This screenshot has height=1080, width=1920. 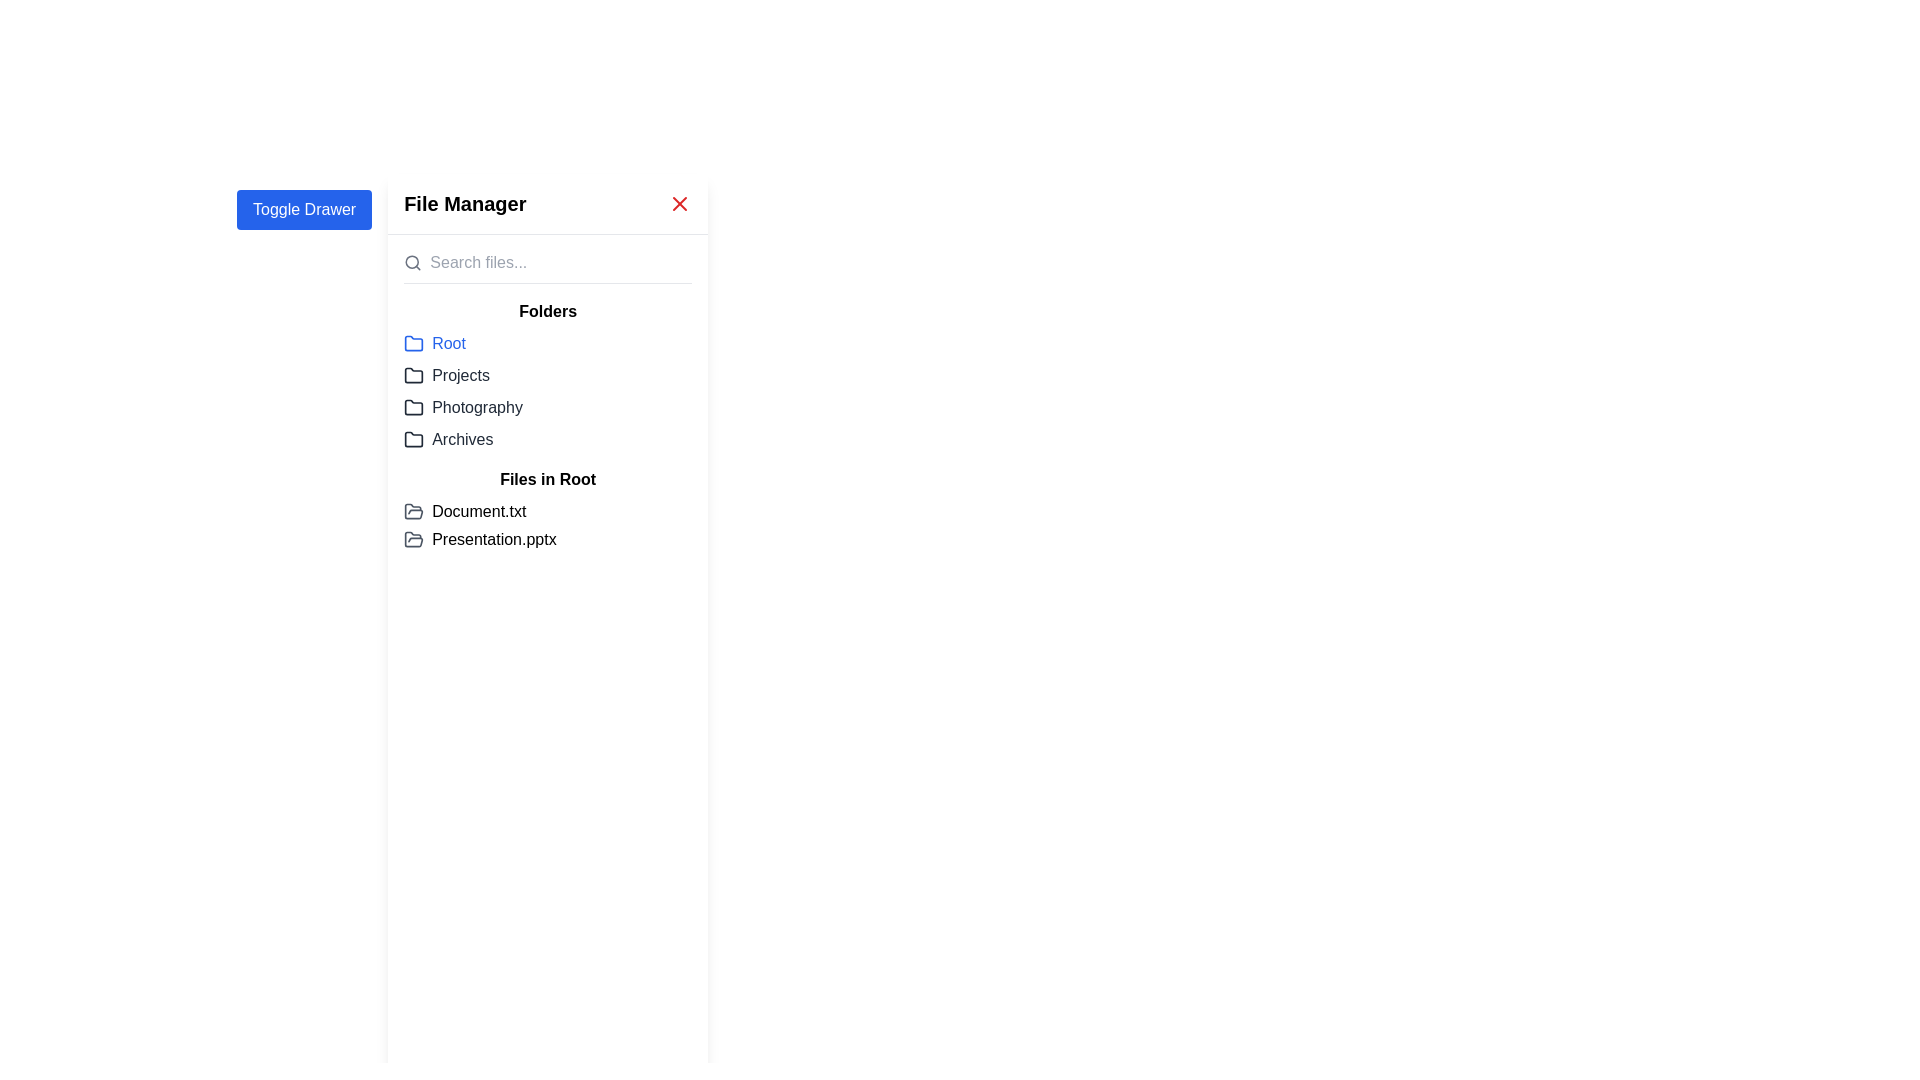 I want to click on the 'Archives' Folder button located, so click(x=447, y=438).